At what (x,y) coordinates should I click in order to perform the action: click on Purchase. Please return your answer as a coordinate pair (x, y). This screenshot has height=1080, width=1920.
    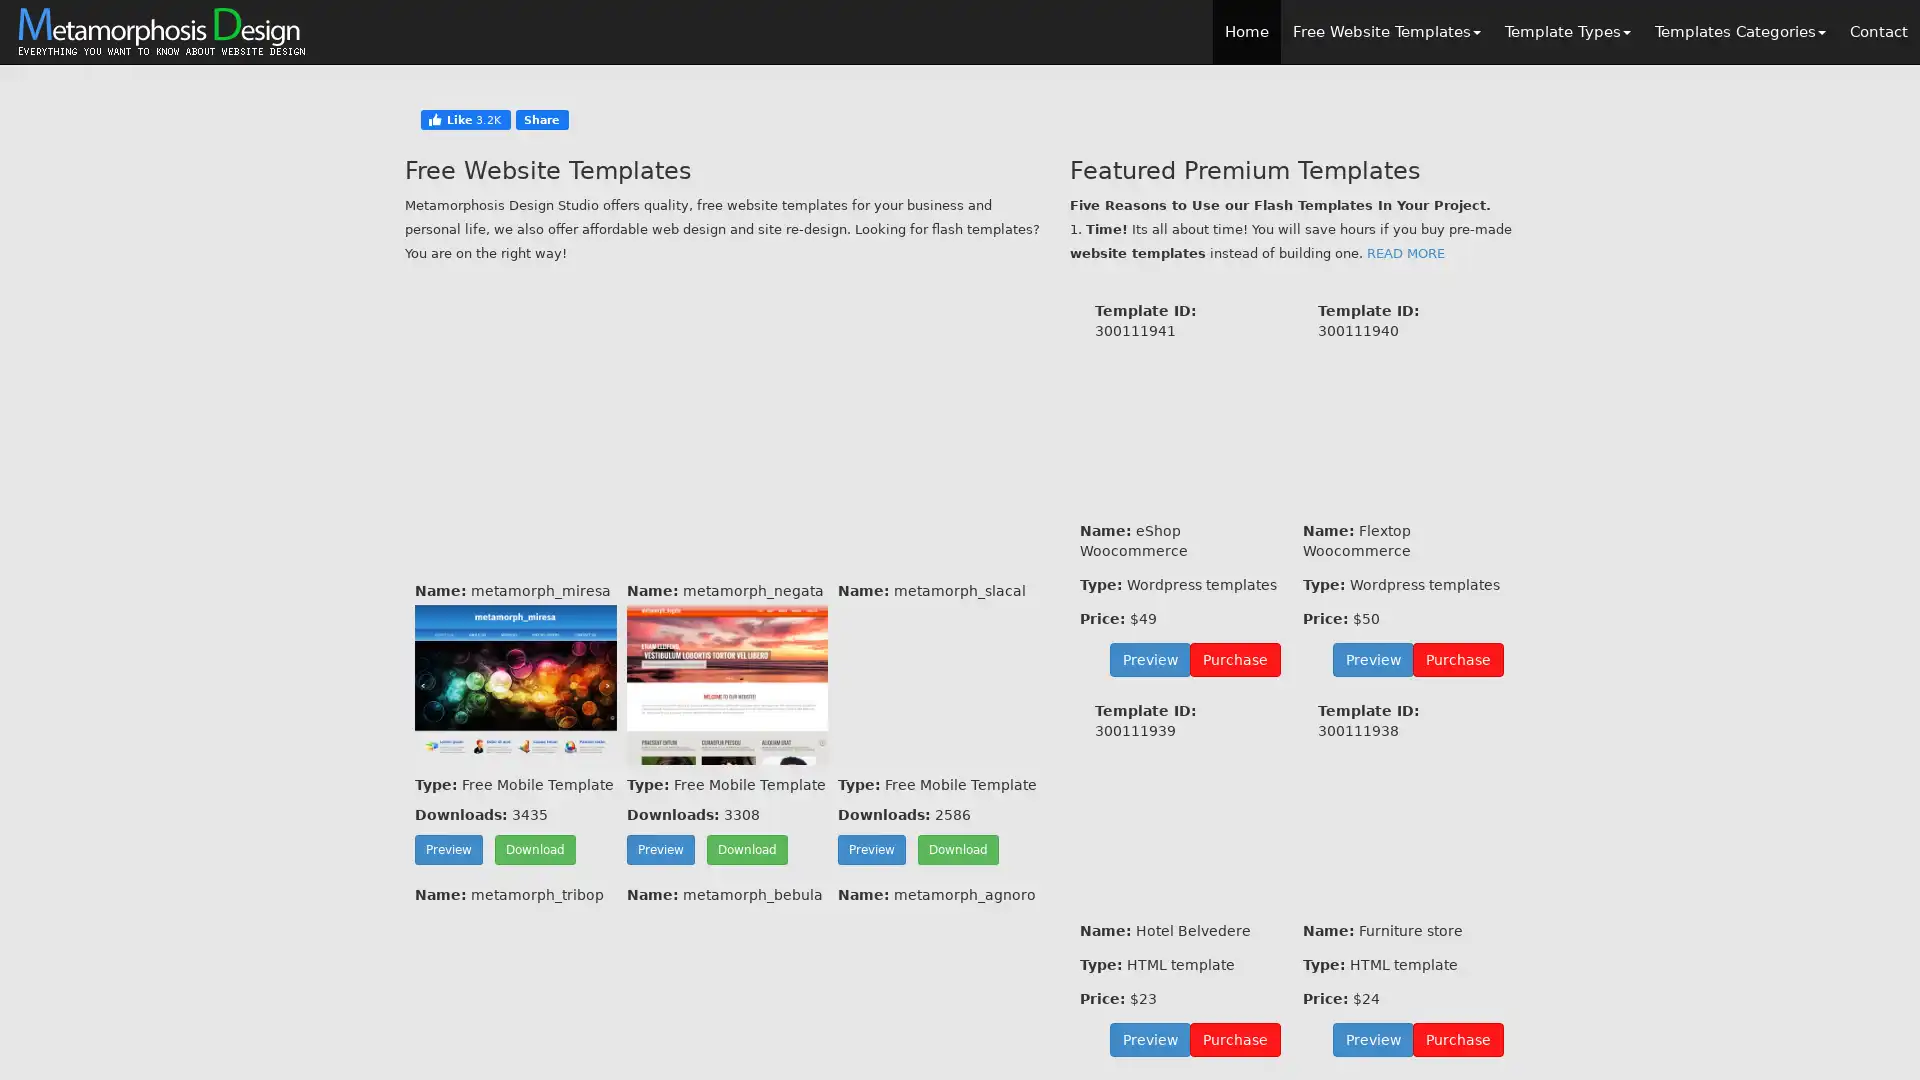
    Looking at the image, I should click on (1234, 659).